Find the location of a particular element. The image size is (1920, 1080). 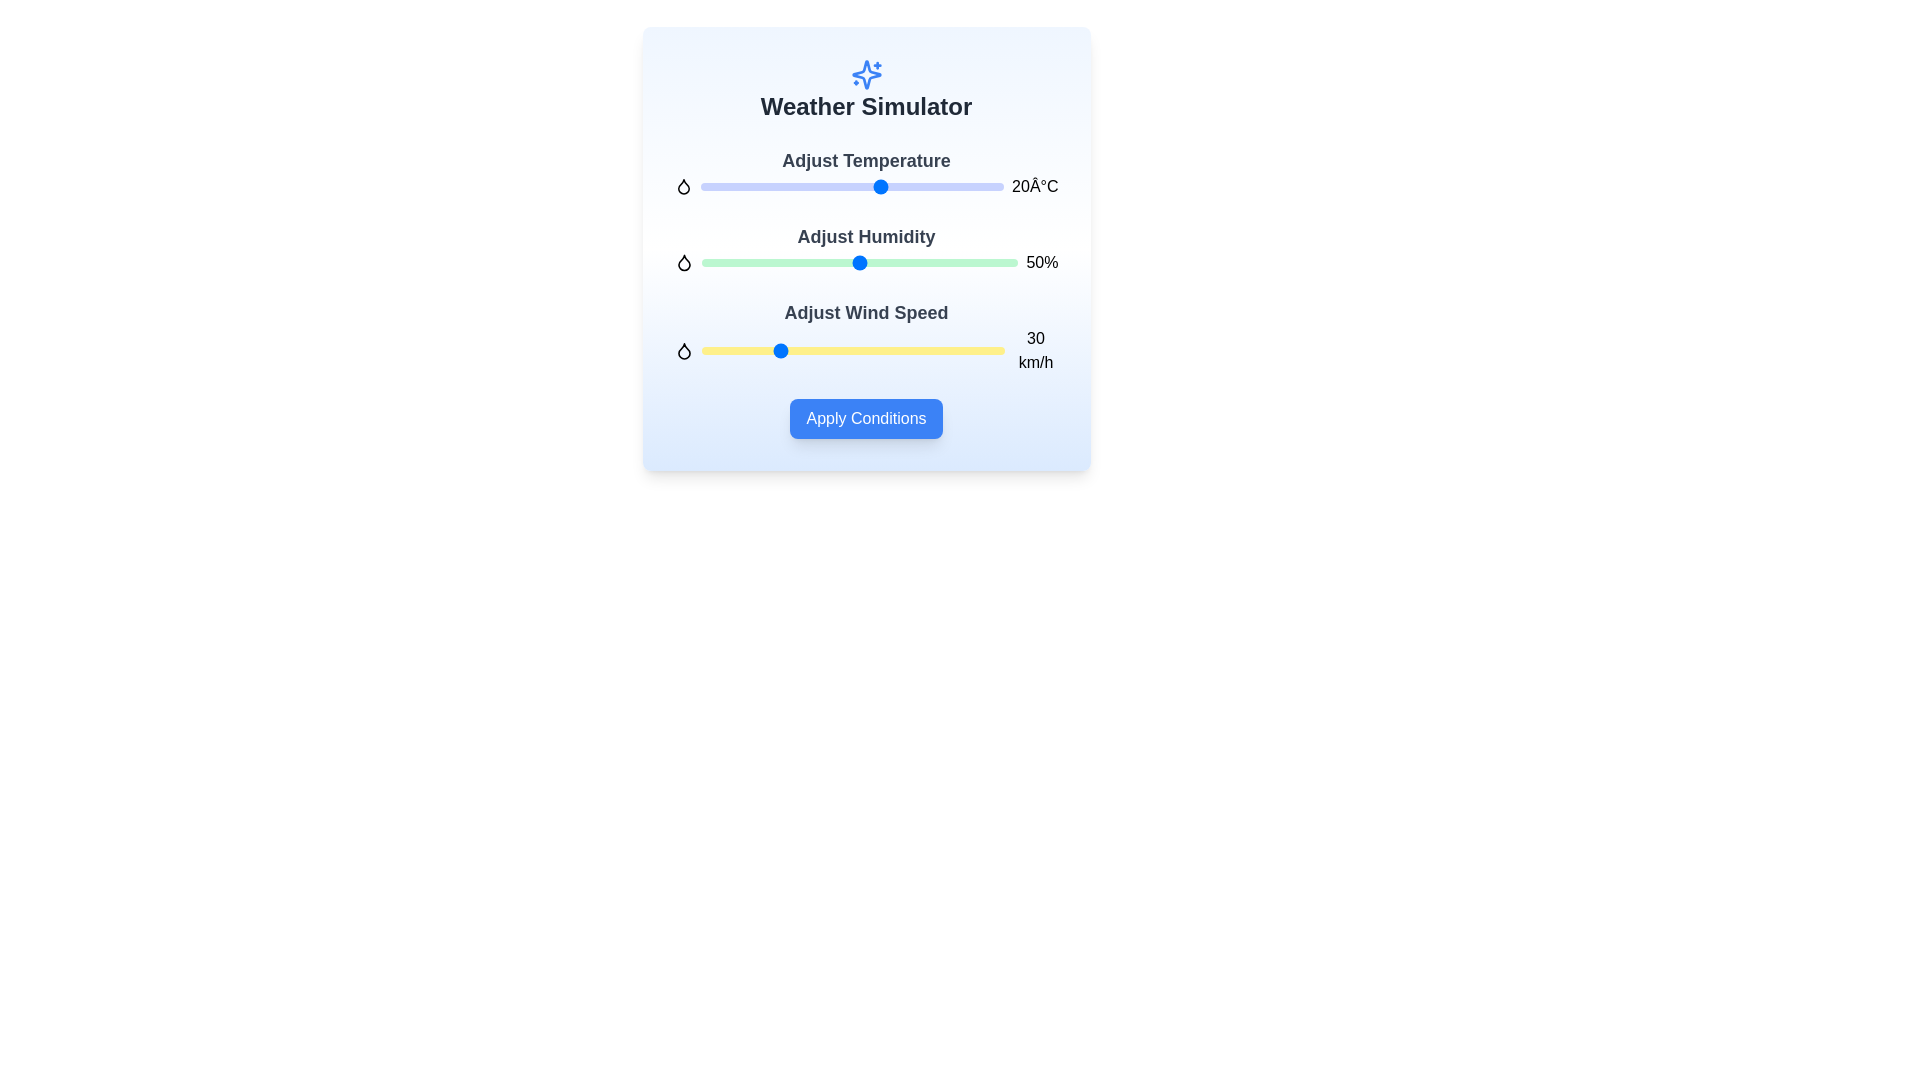

the humidity level to 53% by sliding the humidity slider is located at coordinates (869, 261).